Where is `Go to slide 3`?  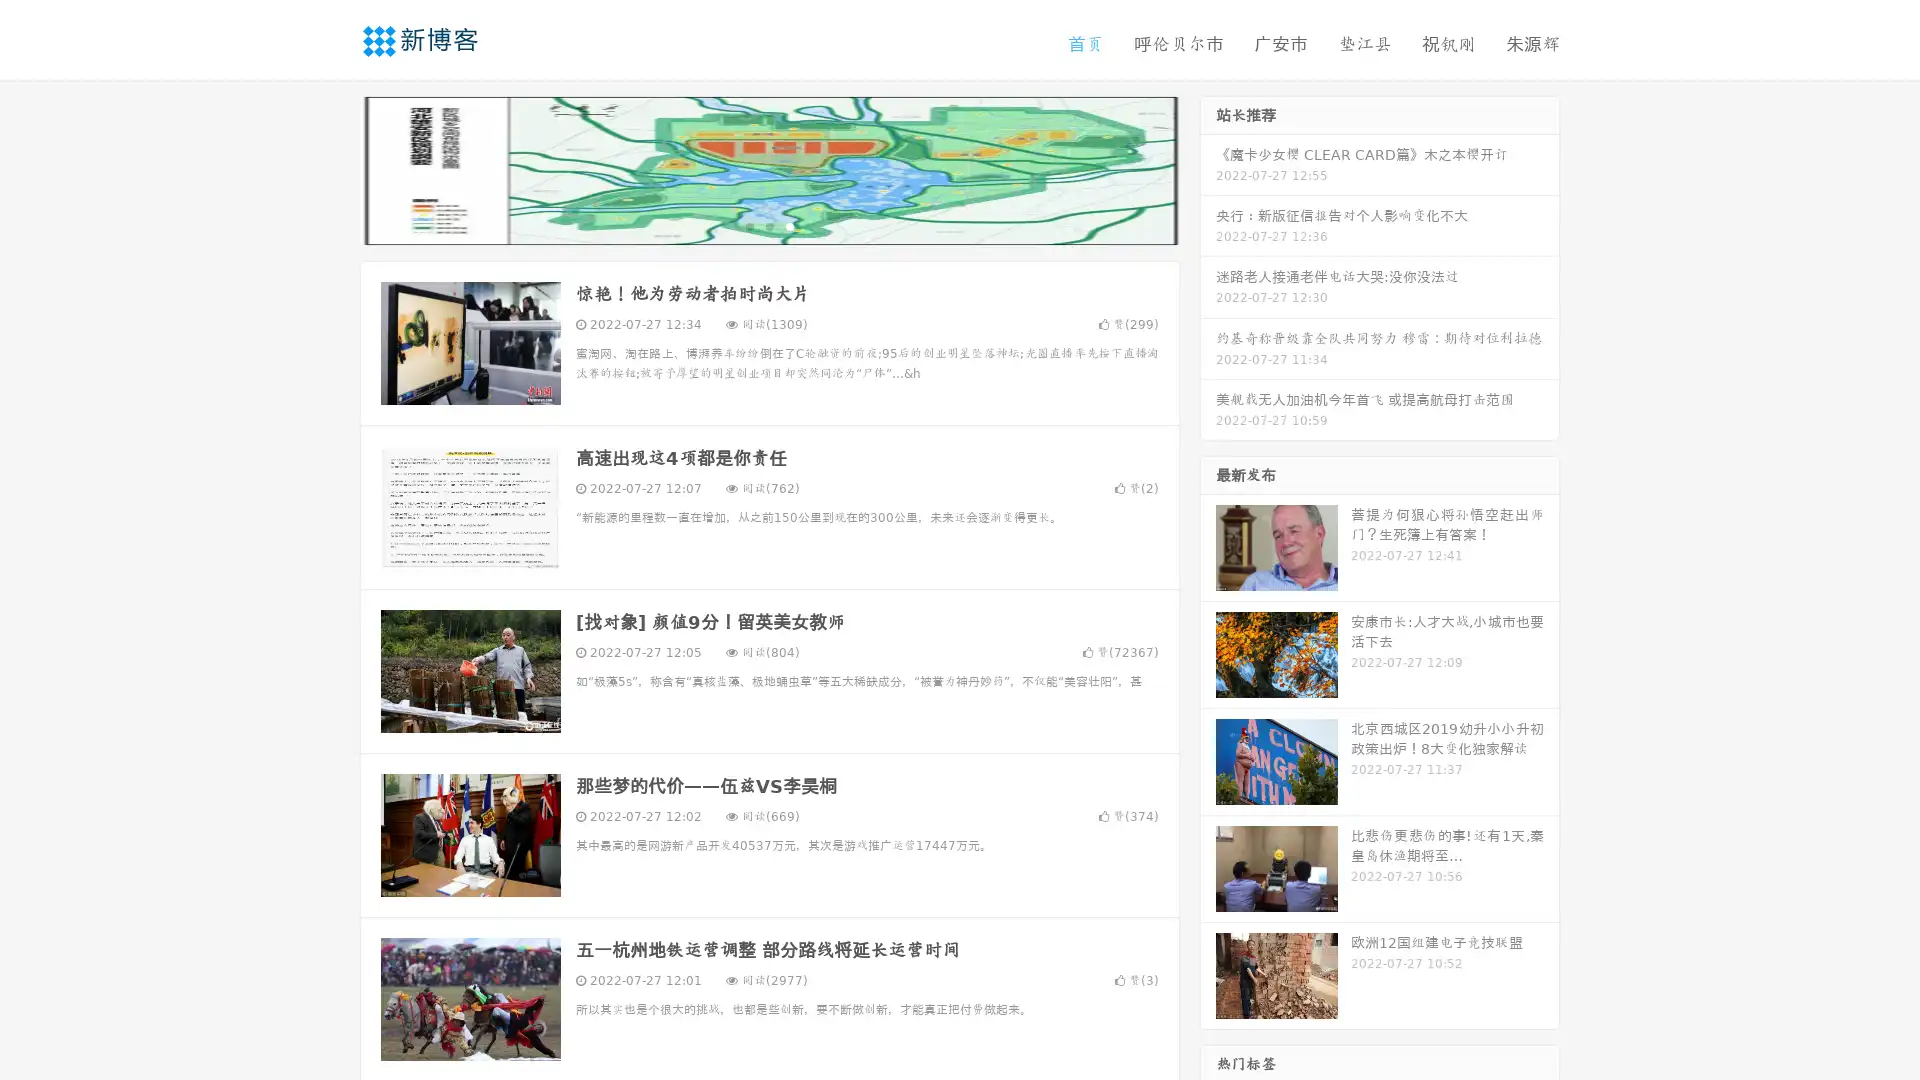
Go to slide 3 is located at coordinates (789, 225).